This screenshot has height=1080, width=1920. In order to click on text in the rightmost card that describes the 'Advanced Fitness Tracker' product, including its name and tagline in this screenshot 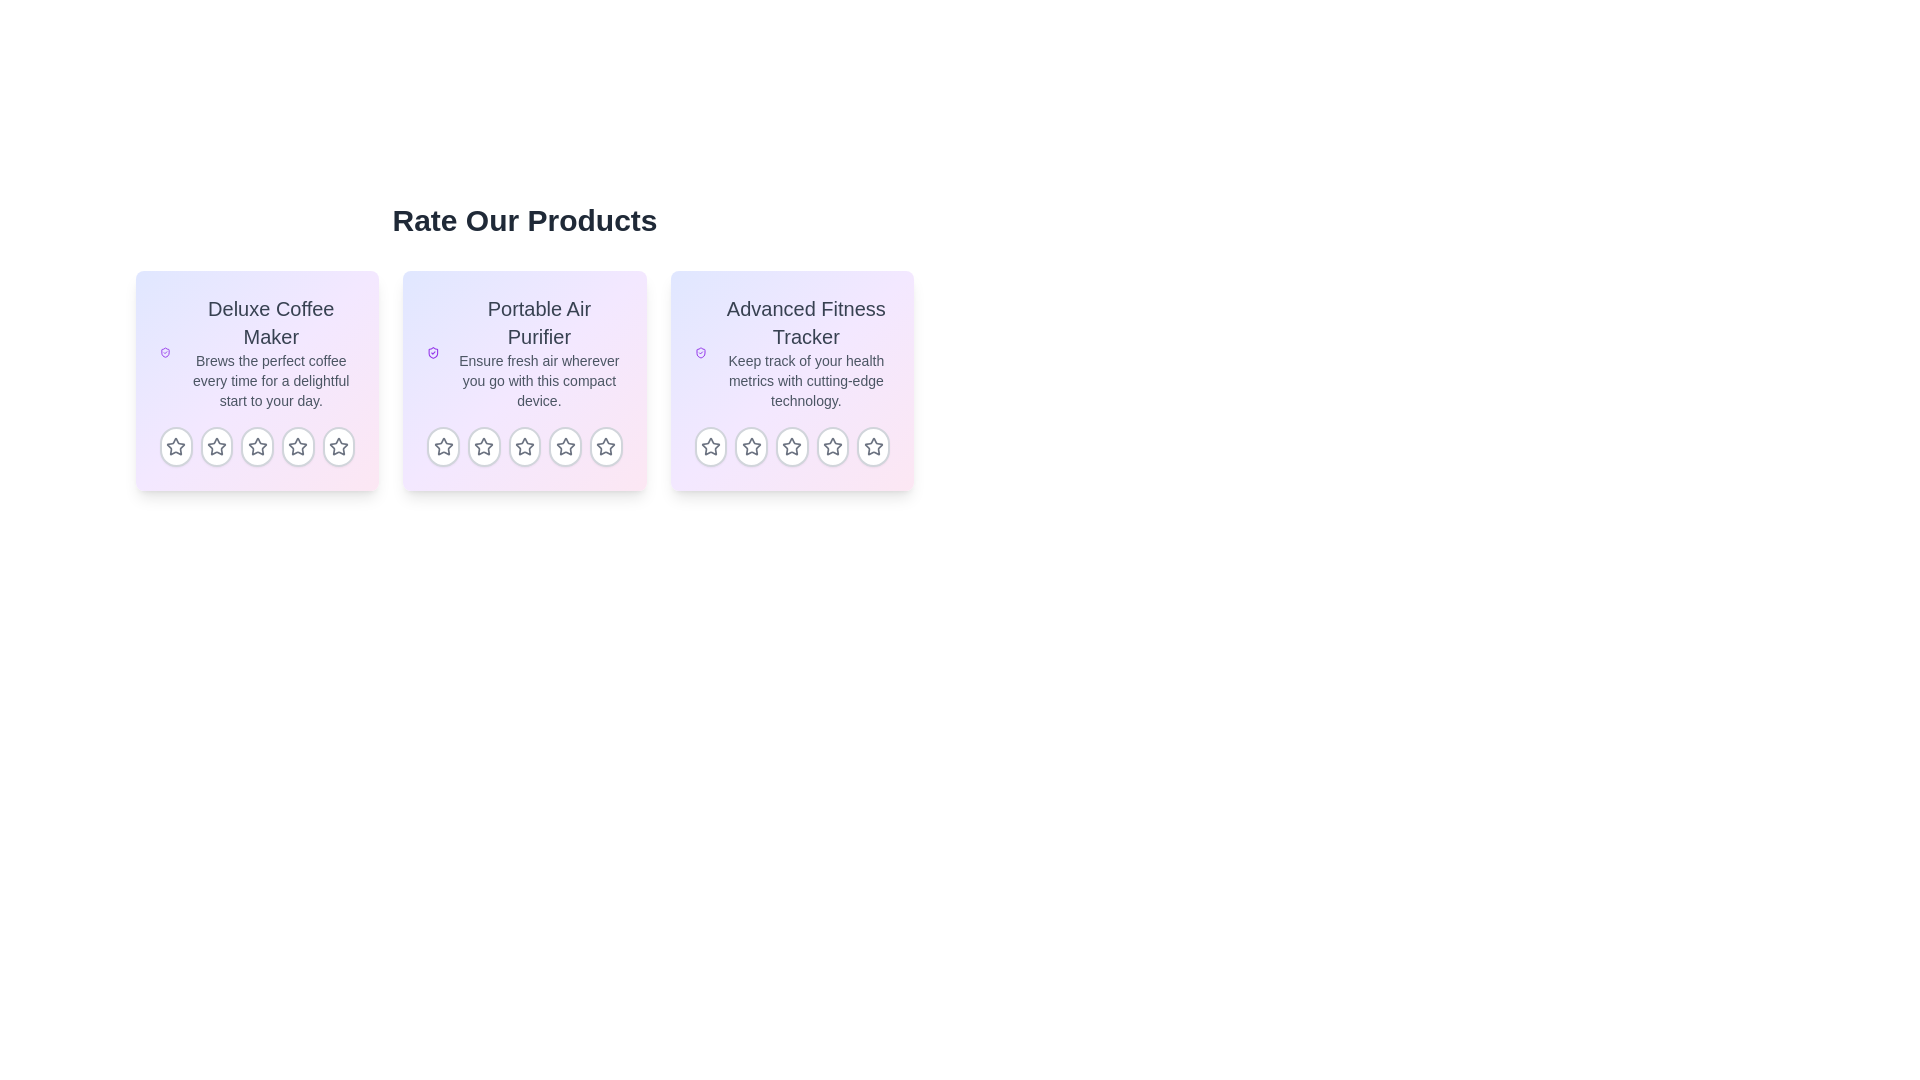, I will do `click(806, 352)`.